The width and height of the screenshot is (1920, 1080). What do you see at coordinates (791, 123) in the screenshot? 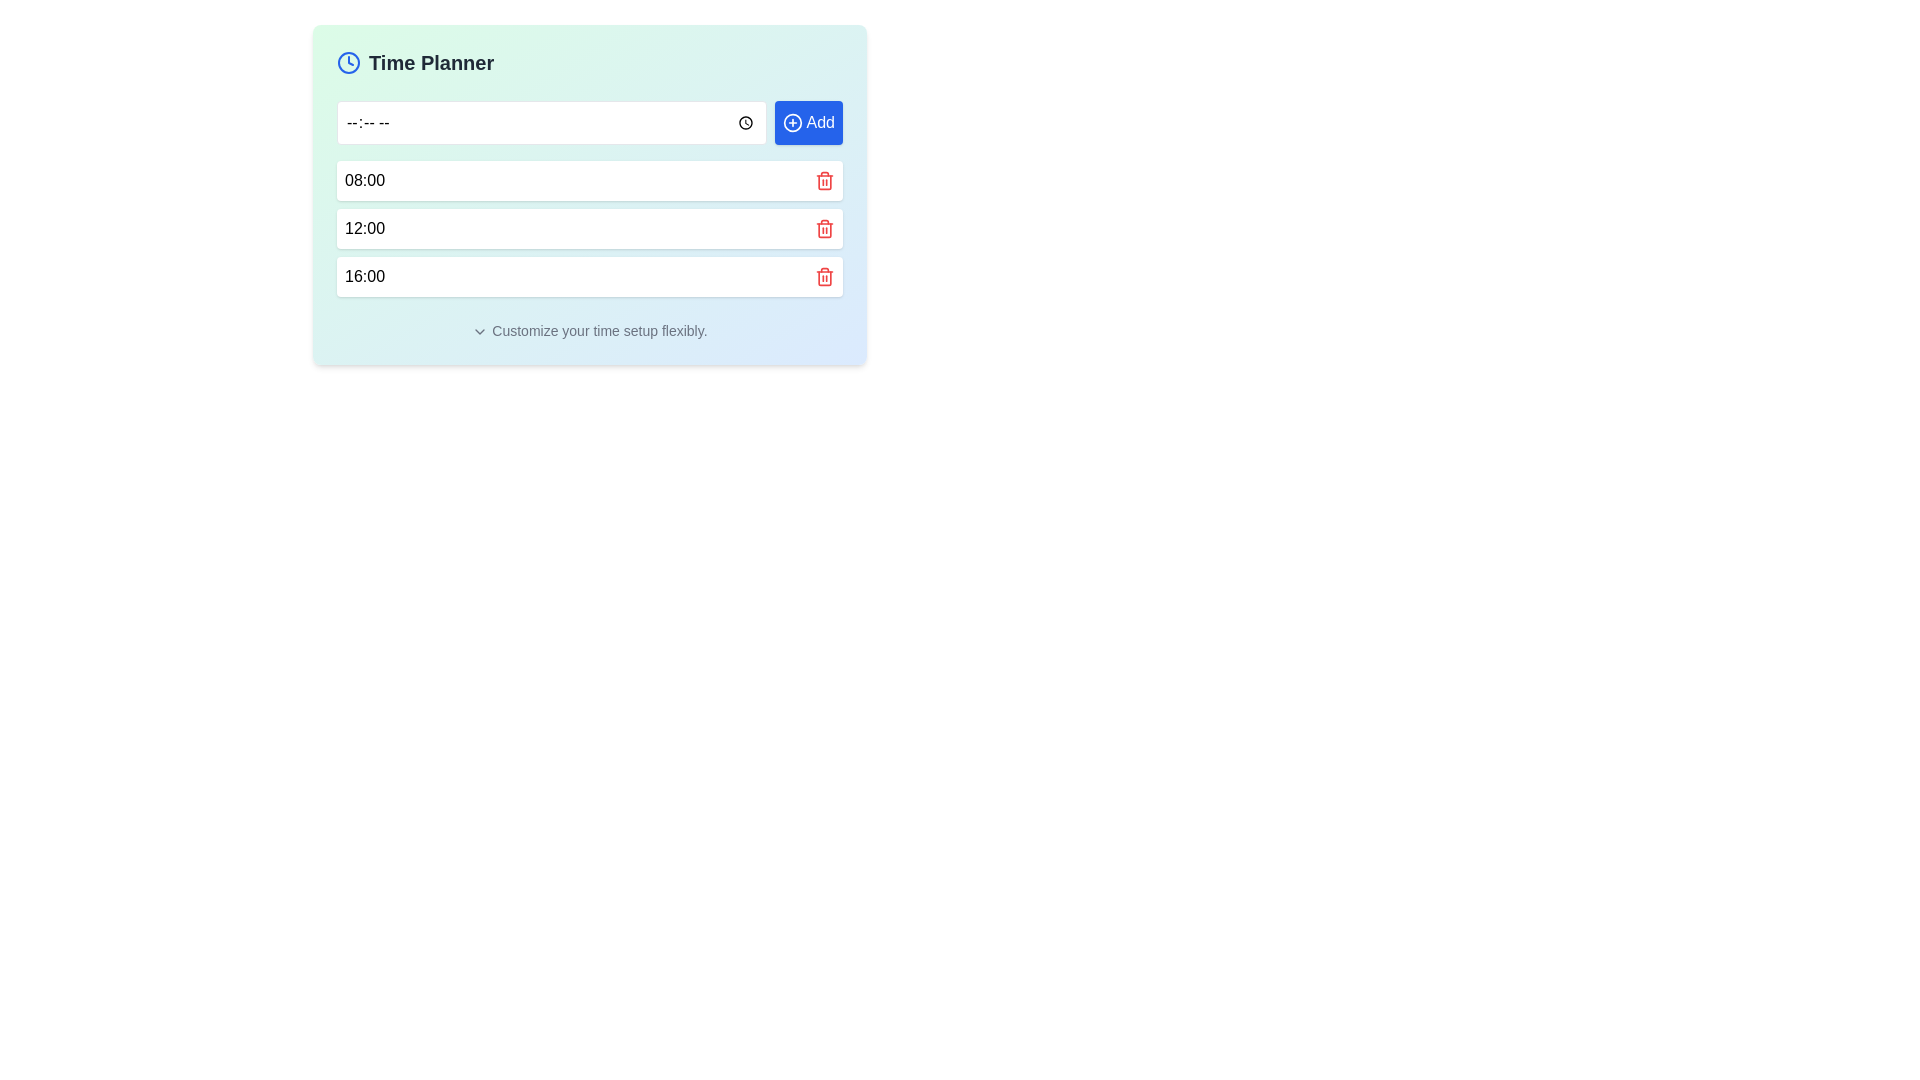
I see `the circular icon with a plus sign on a blue background, located on the left side of the 'Add' button in the upper-right corner of the 'Time Planner' panel` at bounding box center [791, 123].